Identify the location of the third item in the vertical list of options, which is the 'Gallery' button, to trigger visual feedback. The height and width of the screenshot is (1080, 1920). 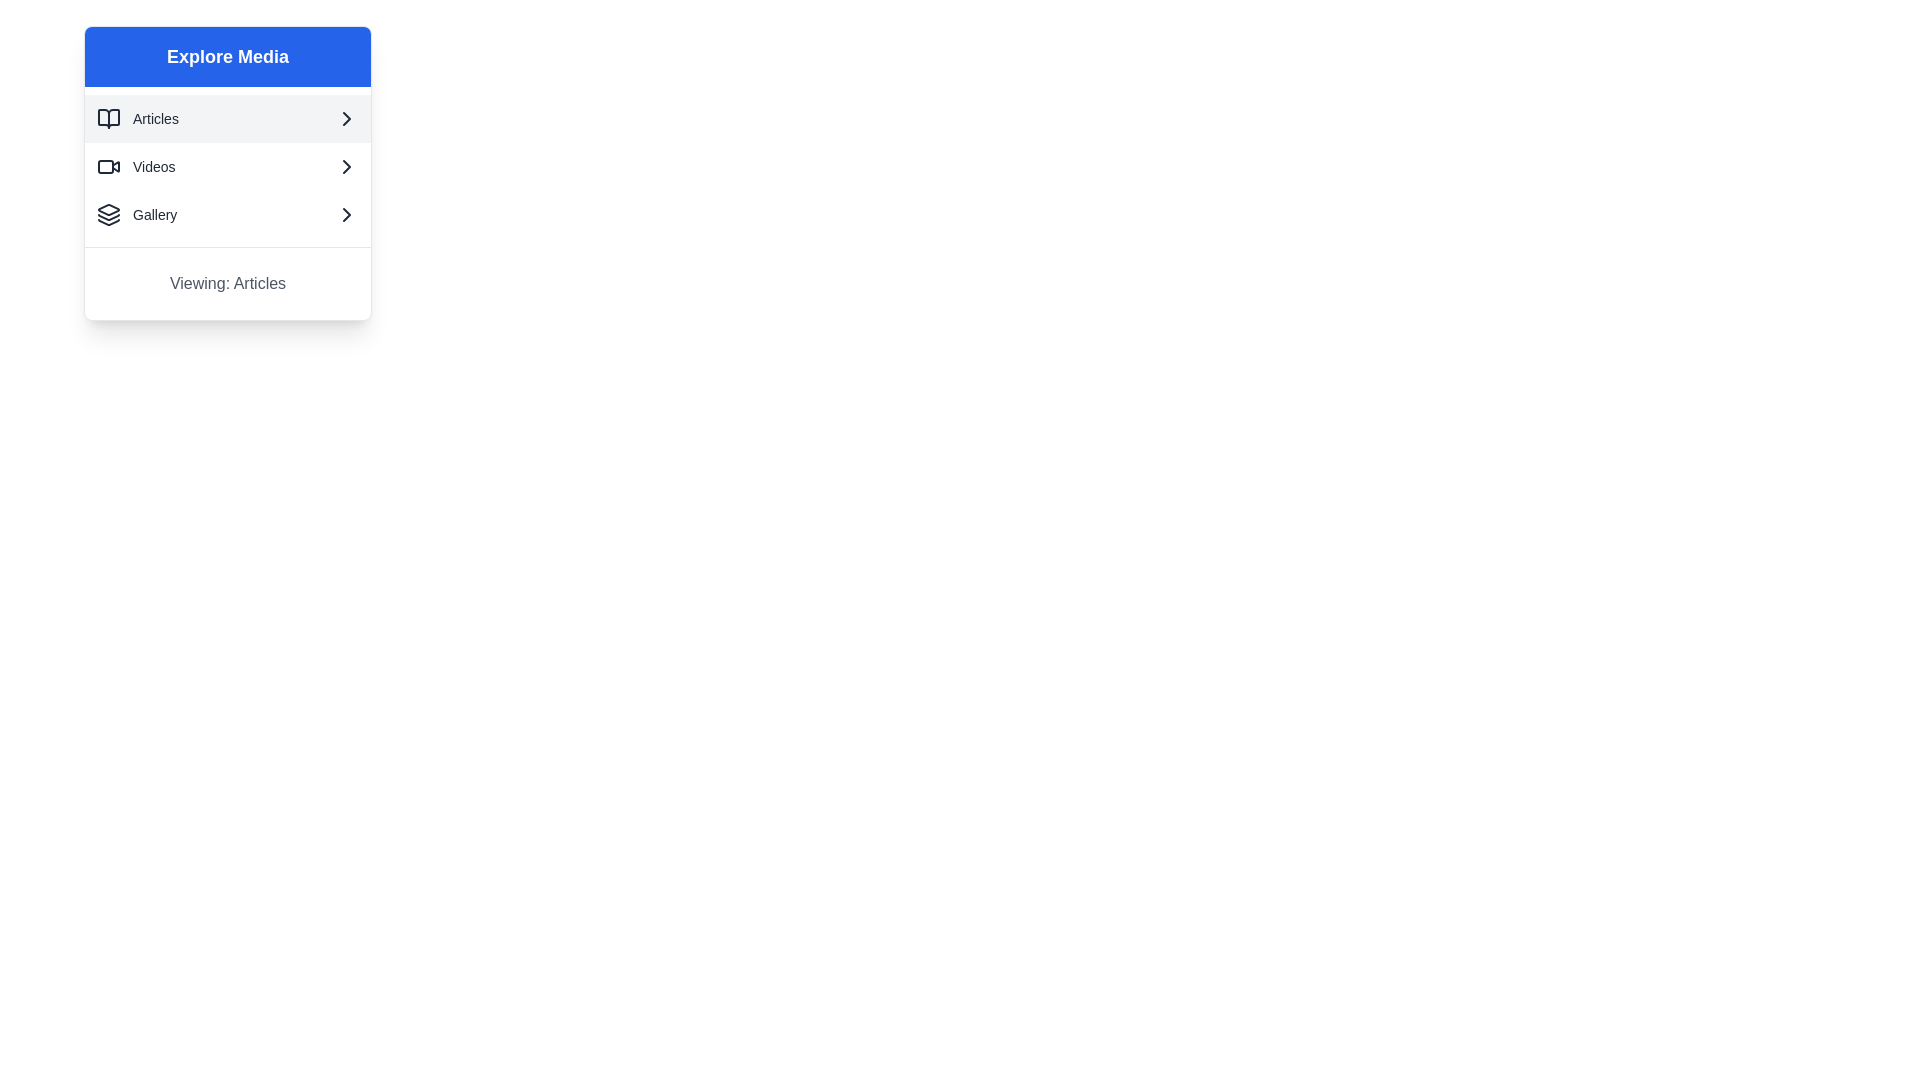
(227, 215).